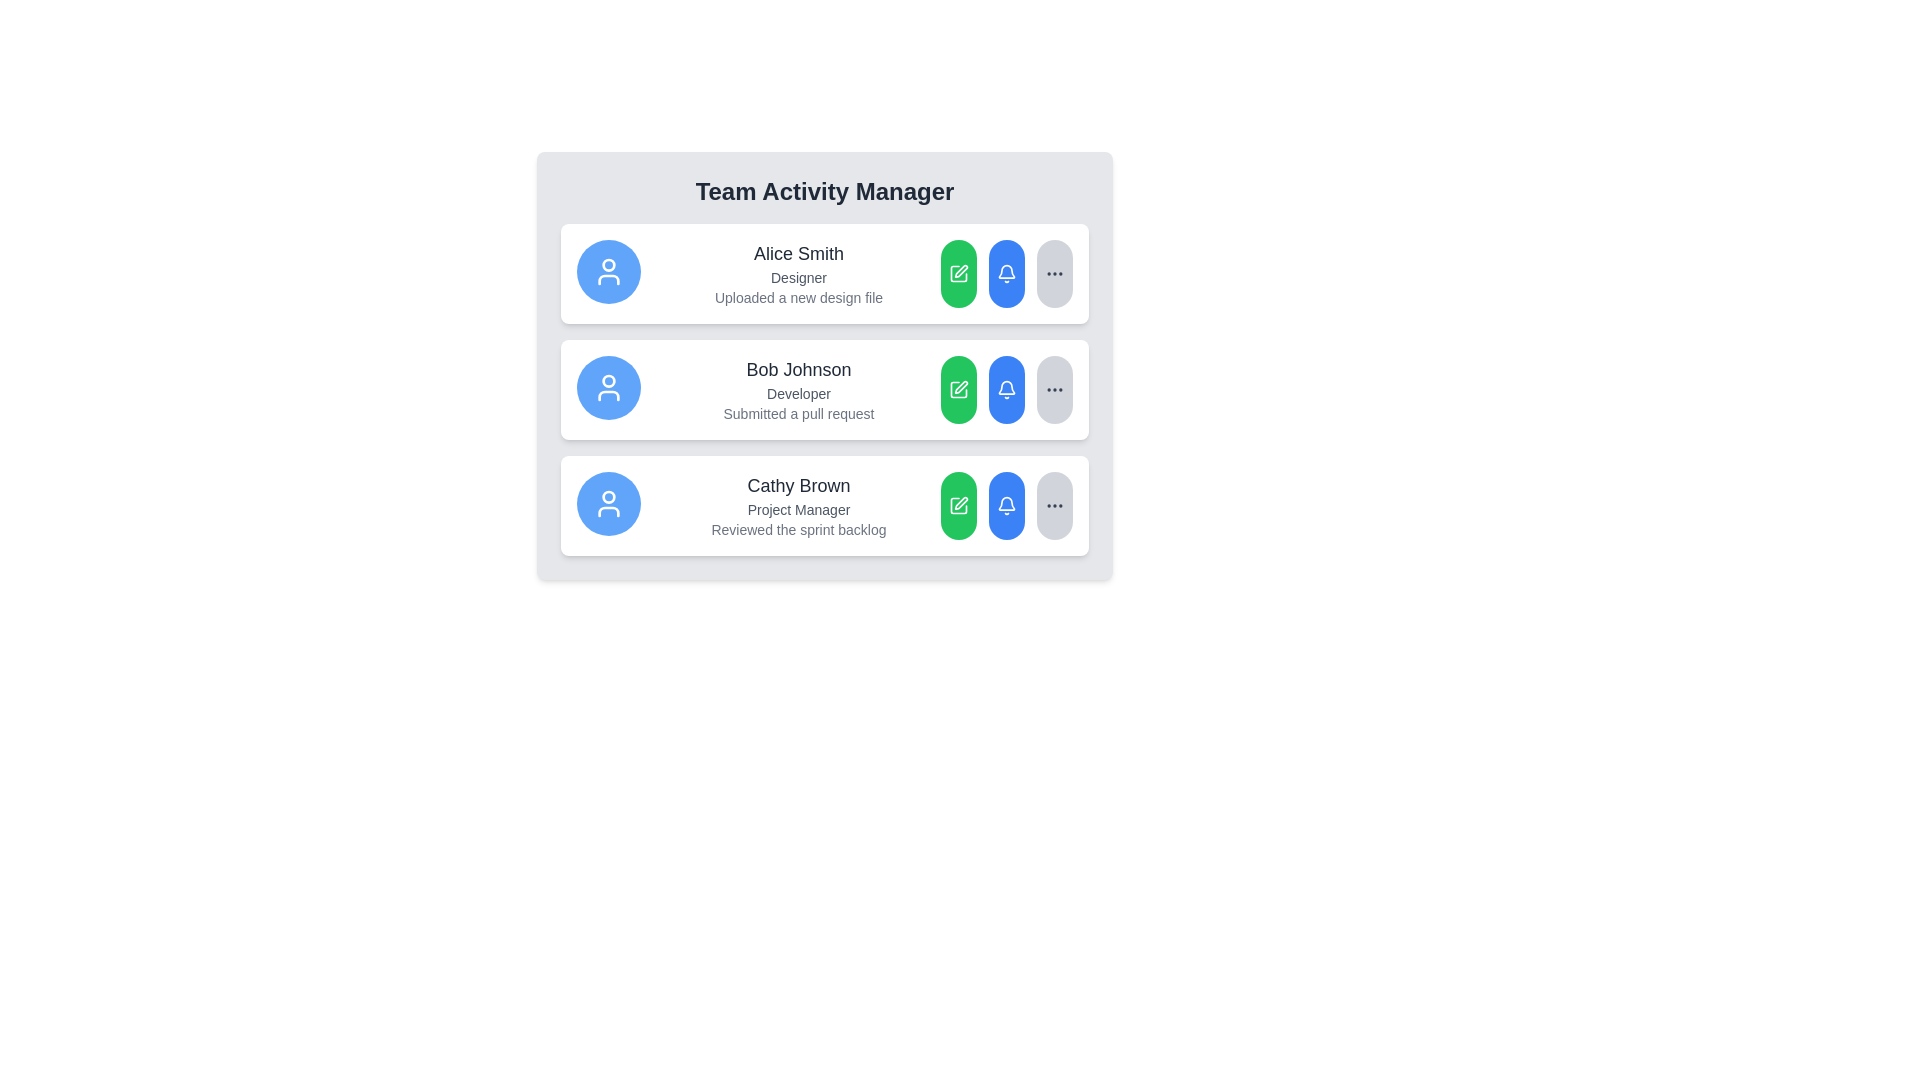 Image resolution: width=1920 pixels, height=1080 pixels. Describe the element at coordinates (958, 273) in the screenshot. I see `the editing button associated with user 'Alice Smith'` at that location.